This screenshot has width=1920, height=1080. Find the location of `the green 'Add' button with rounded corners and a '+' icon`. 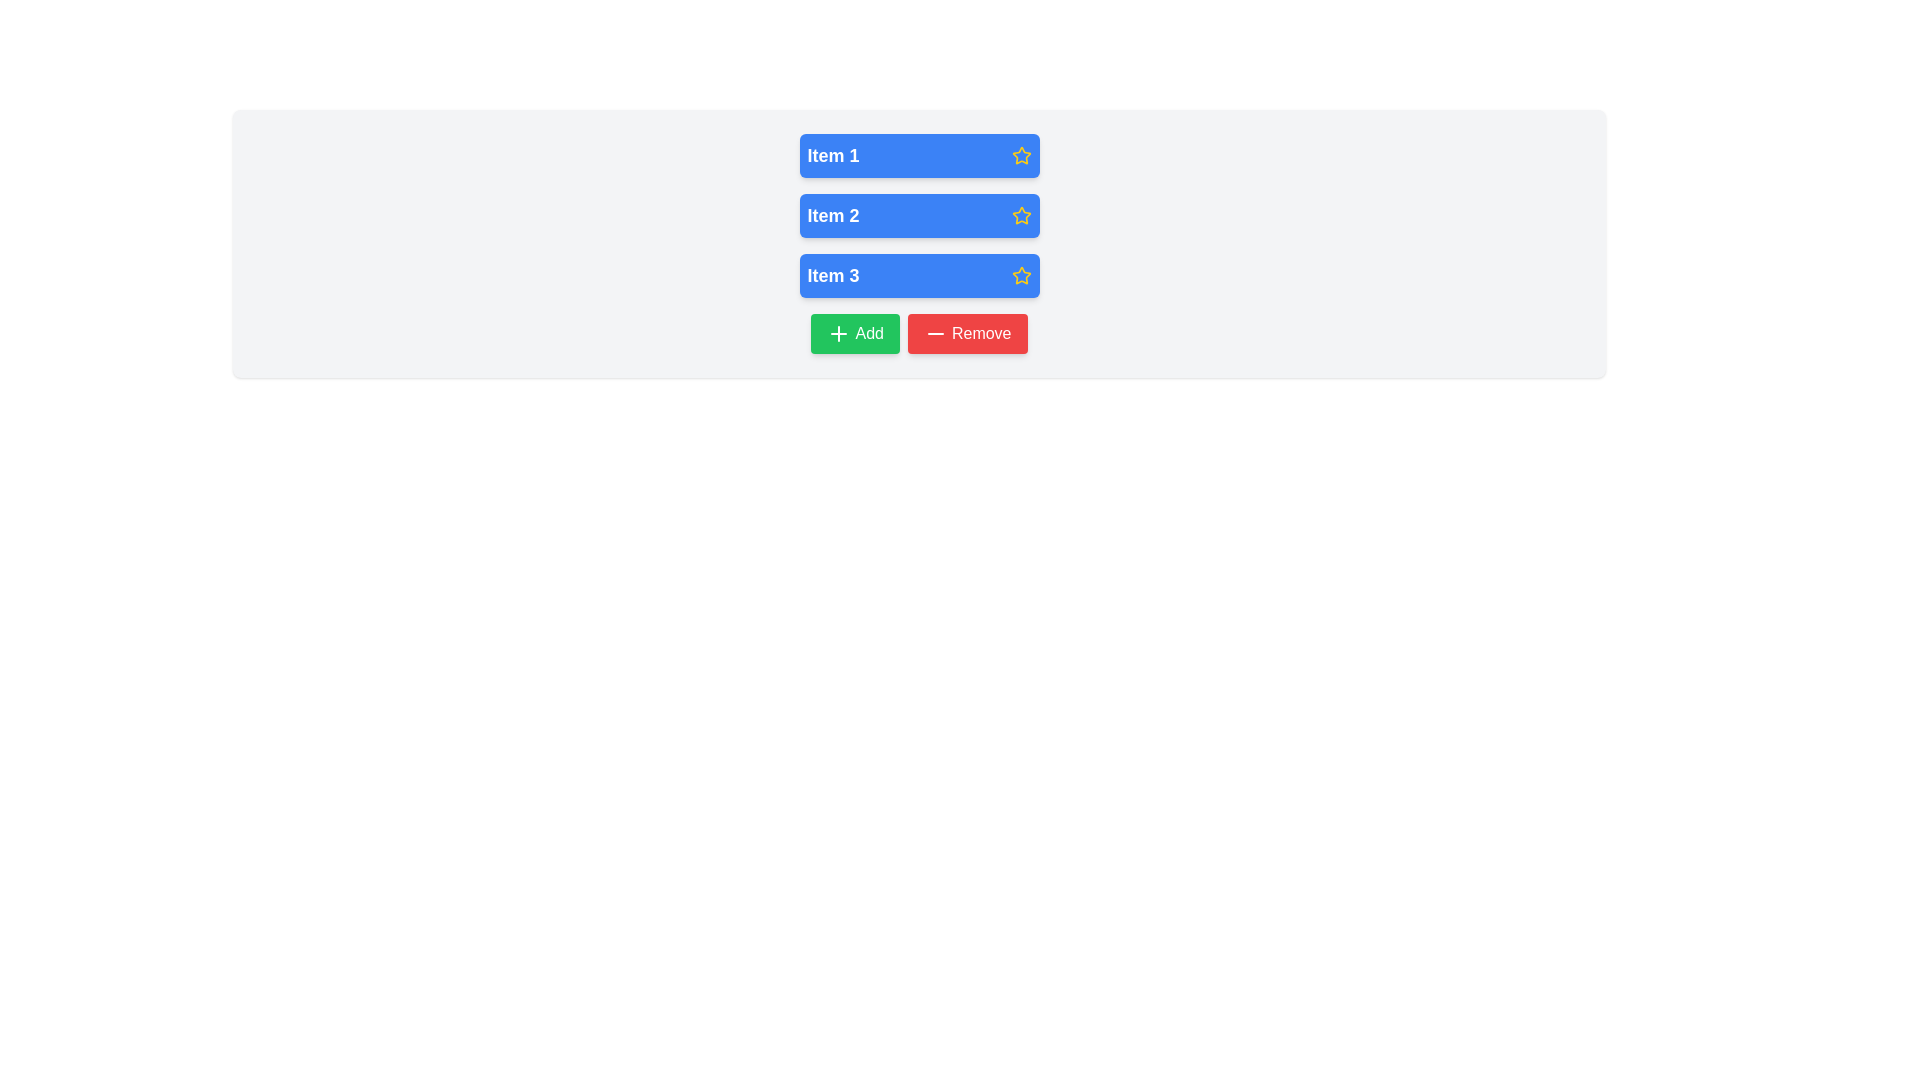

the green 'Add' button with rounded corners and a '+' icon is located at coordinates (855, 333).